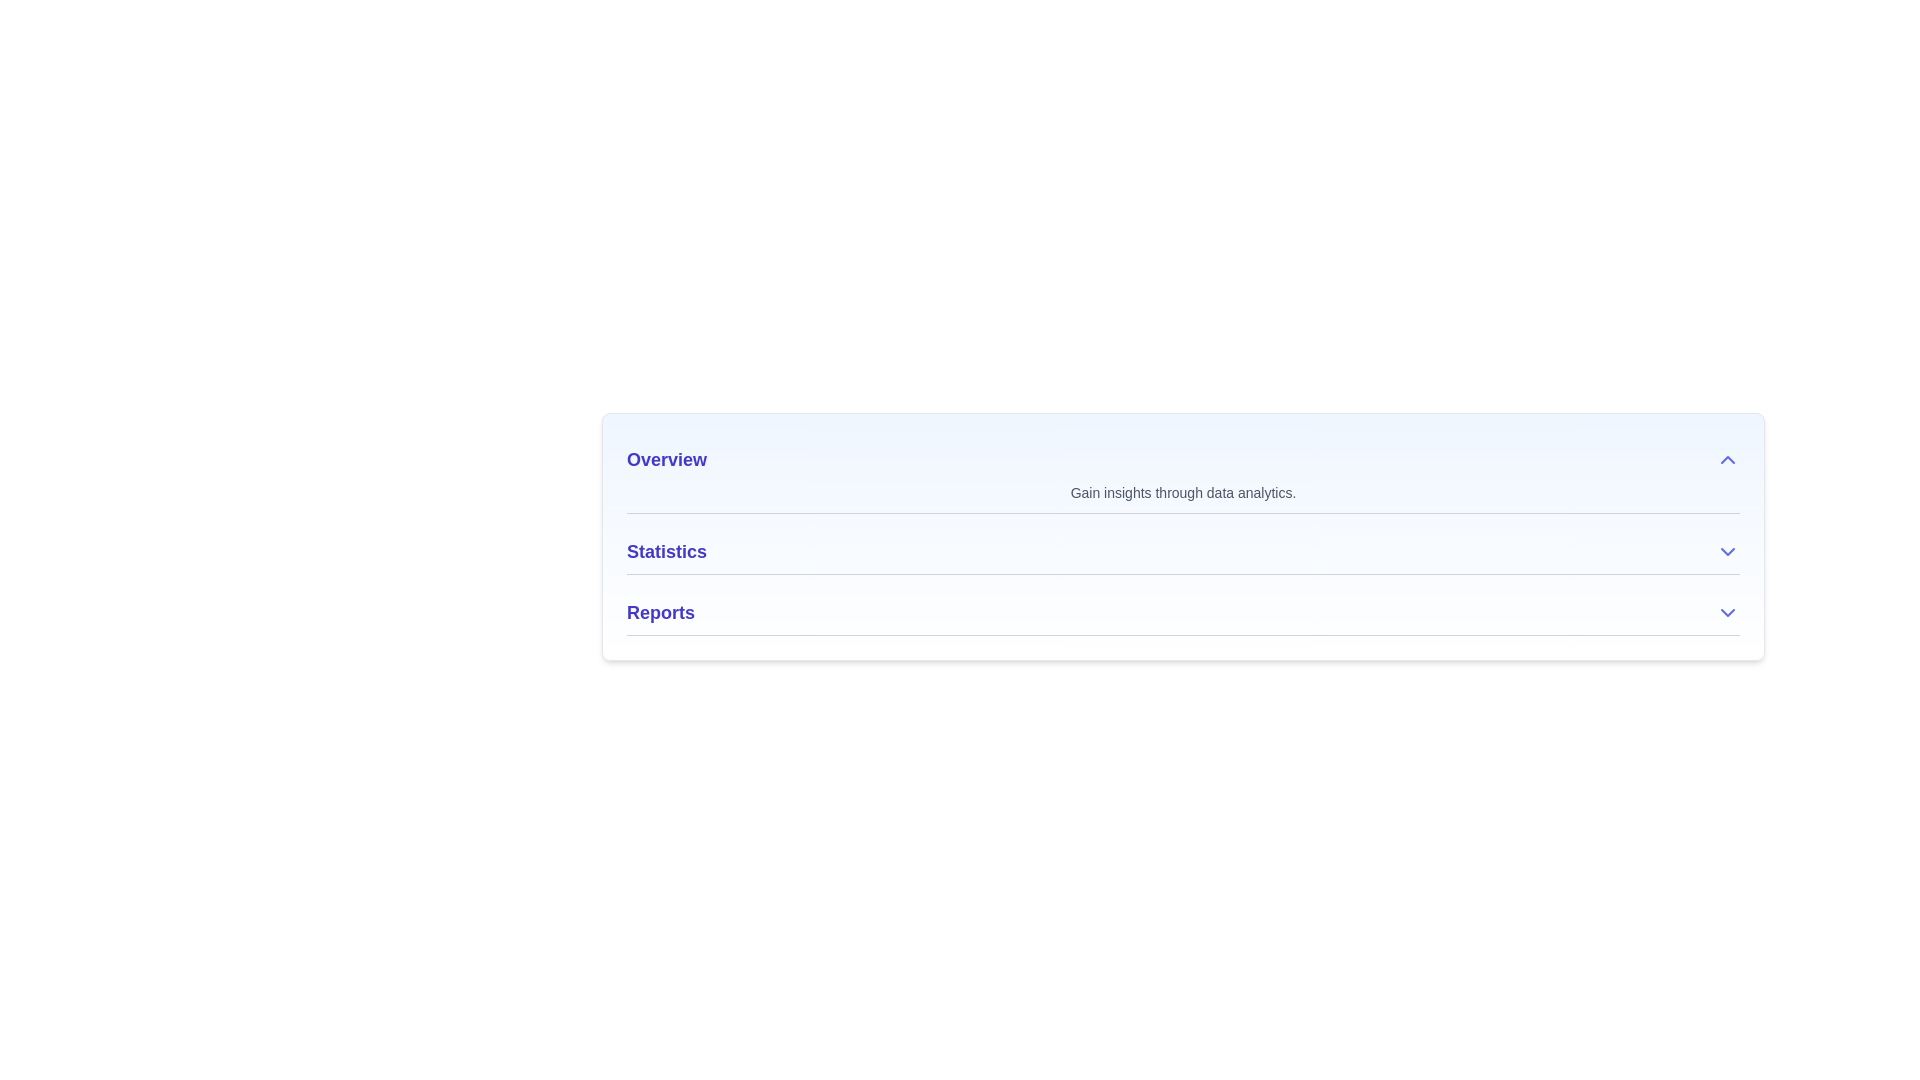 The width and height of the screenshot is (1920, 1080). What do you see at coordinates (1183, 612) in the screenshot?
I see `the 'Reports' Collapsible Section Header, which features bold blue text and a downward-pointing chevron, using the keyboard` at bounding box center [1183, 612].